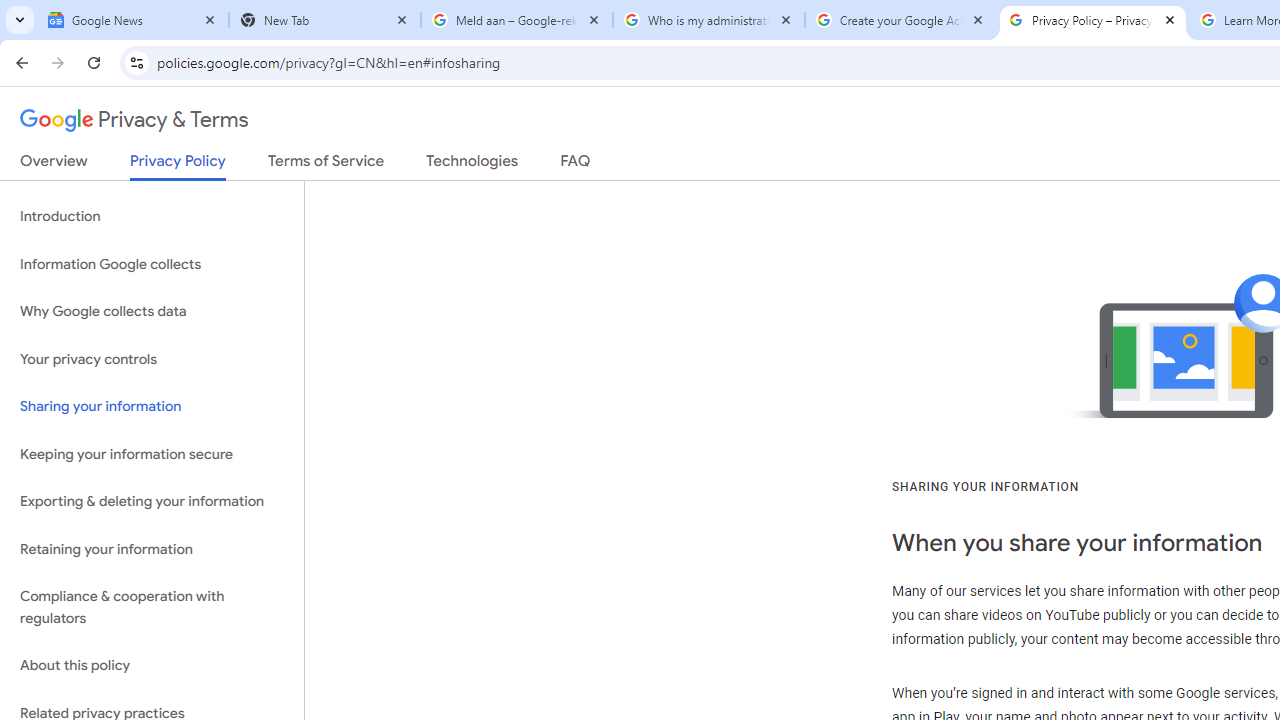 The image size is (1280, 720). Describe the element at coordinates (325, 20) in the screenshot. I see `'New Tab'` at that location.